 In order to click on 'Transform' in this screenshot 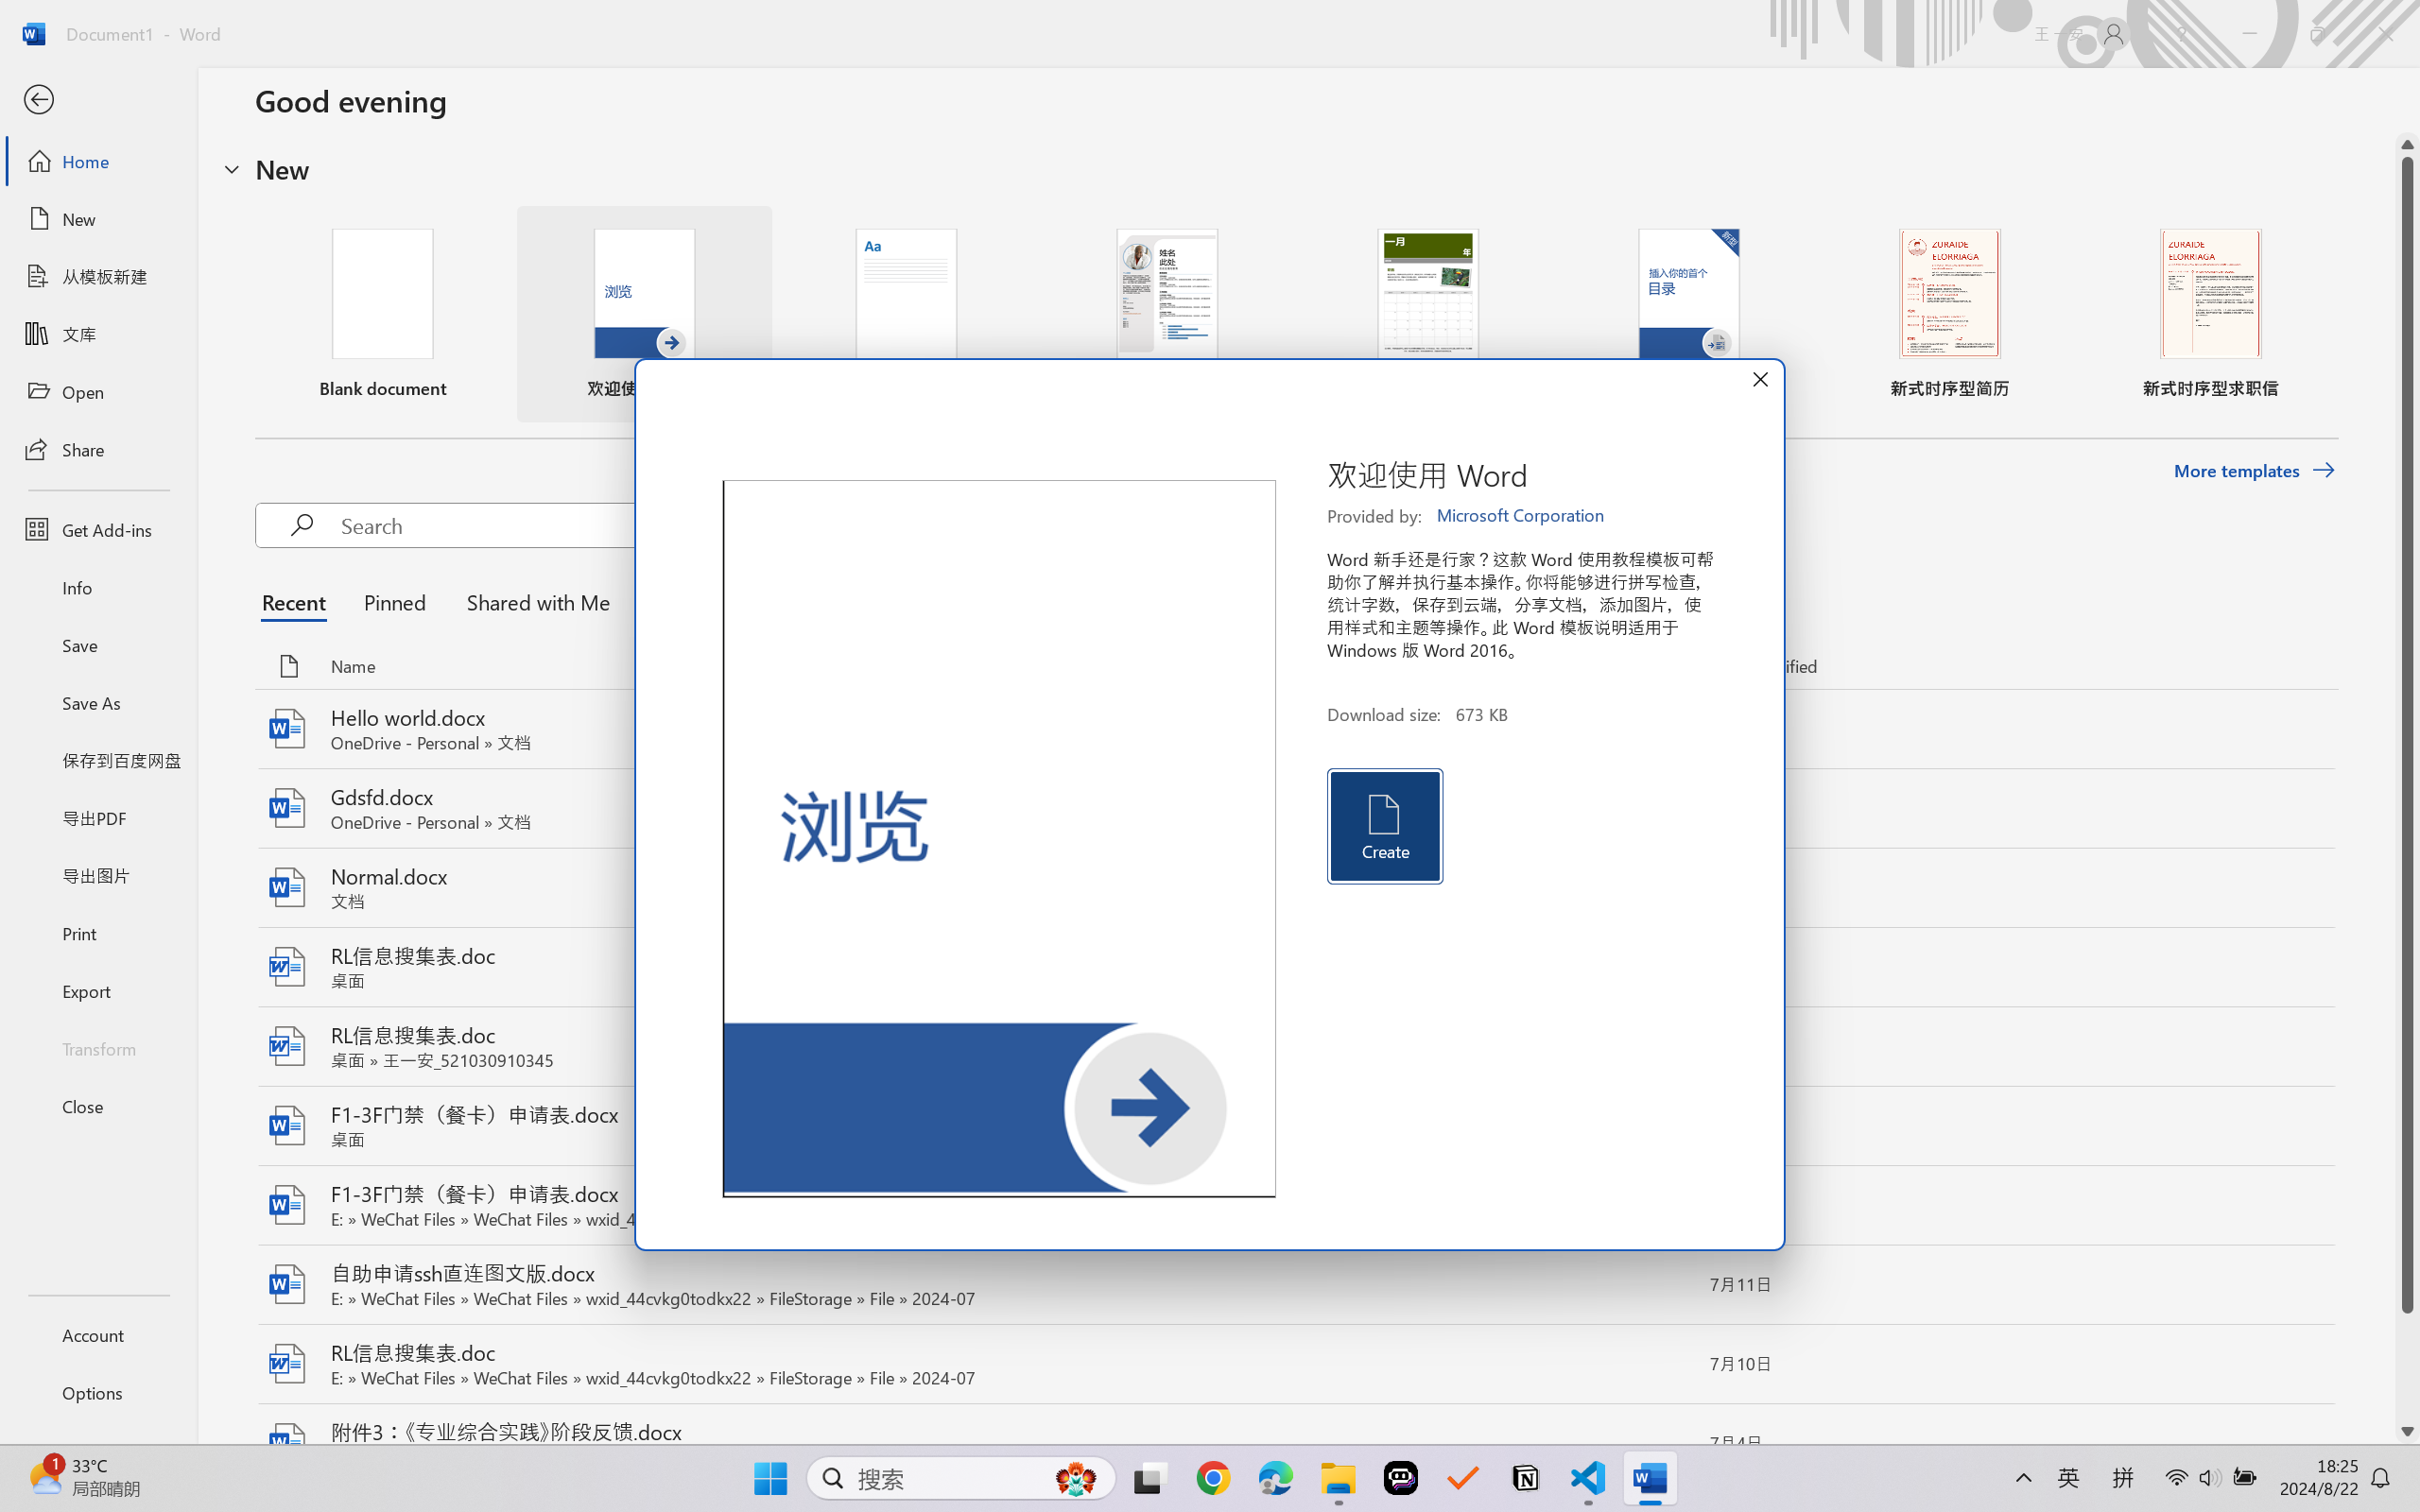, I will do `click(97, 1046)`.